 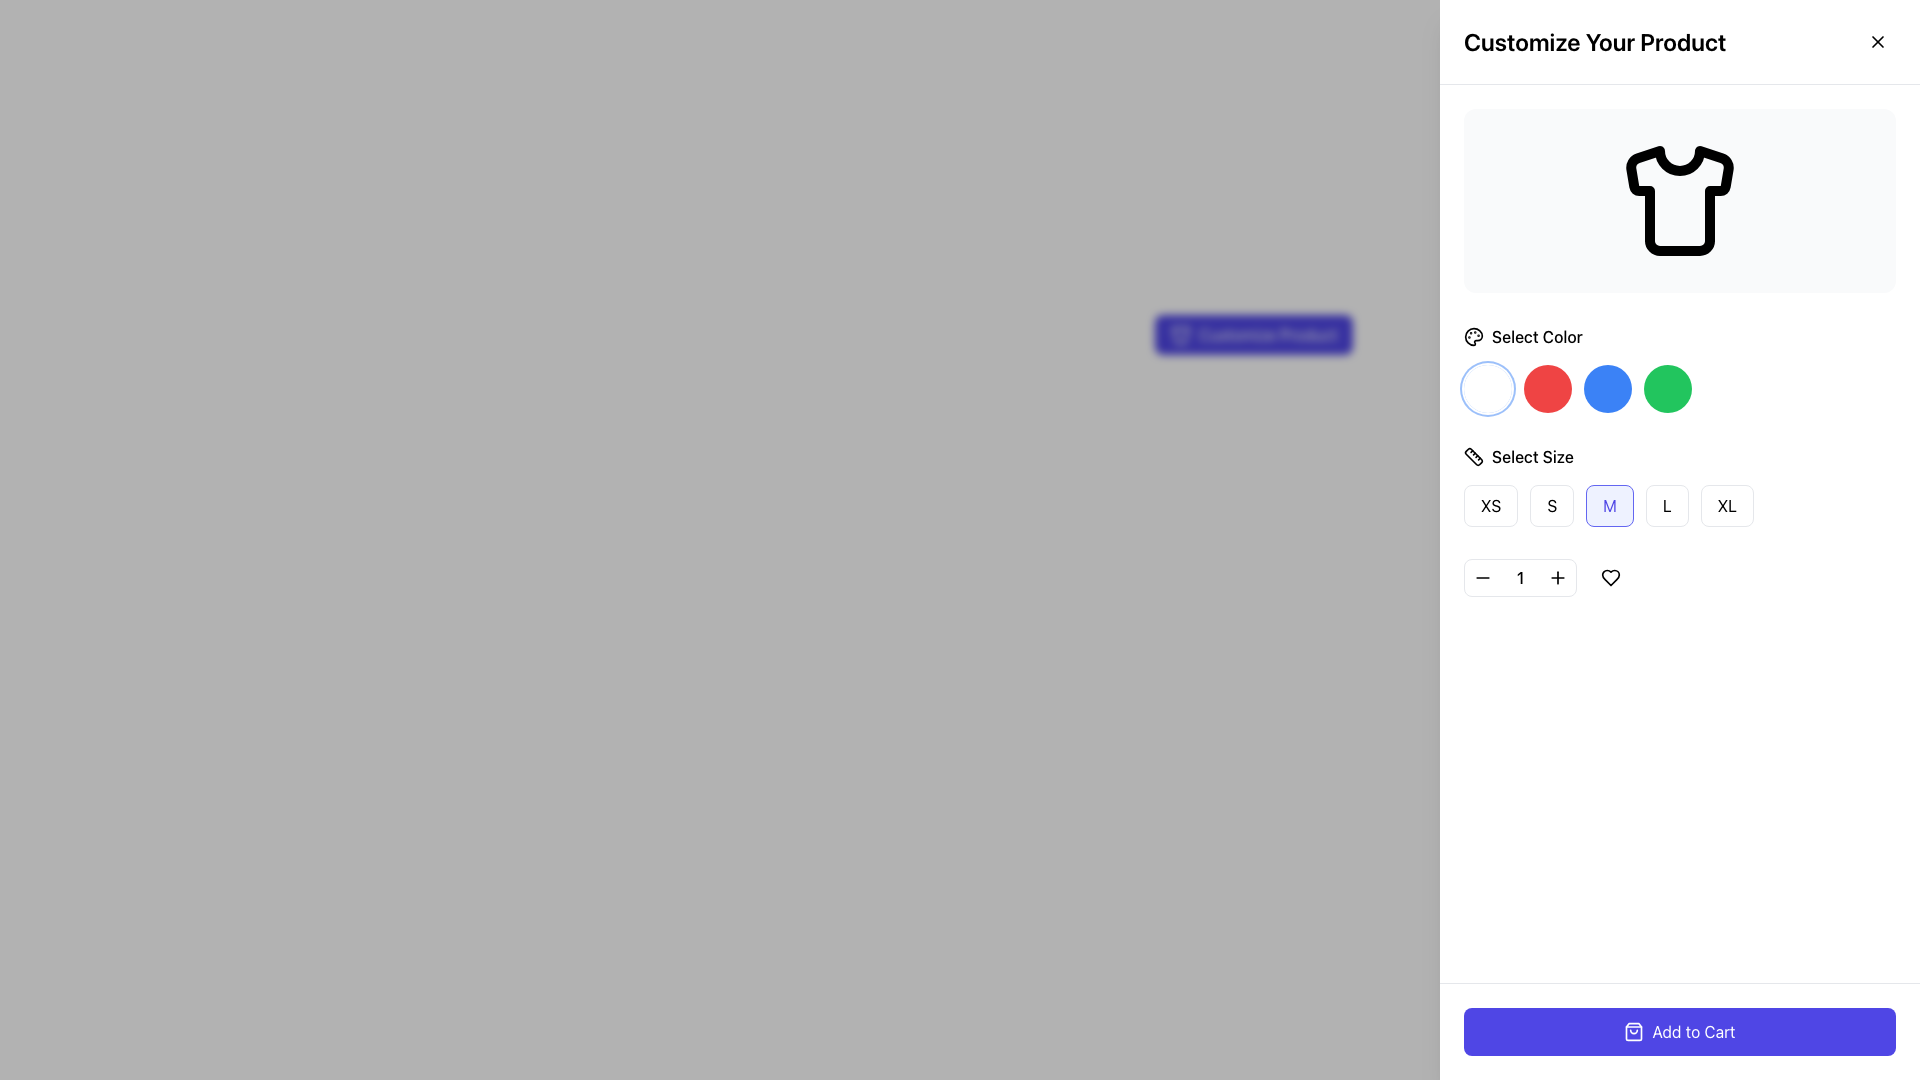 What do you see at coordinates (1876, 42) in the screenshot?
I see `the close button located at the top-right corner of the modal titled 'Customize Your Product' for keyboard interaction support` at bounding box center [1876, 42].